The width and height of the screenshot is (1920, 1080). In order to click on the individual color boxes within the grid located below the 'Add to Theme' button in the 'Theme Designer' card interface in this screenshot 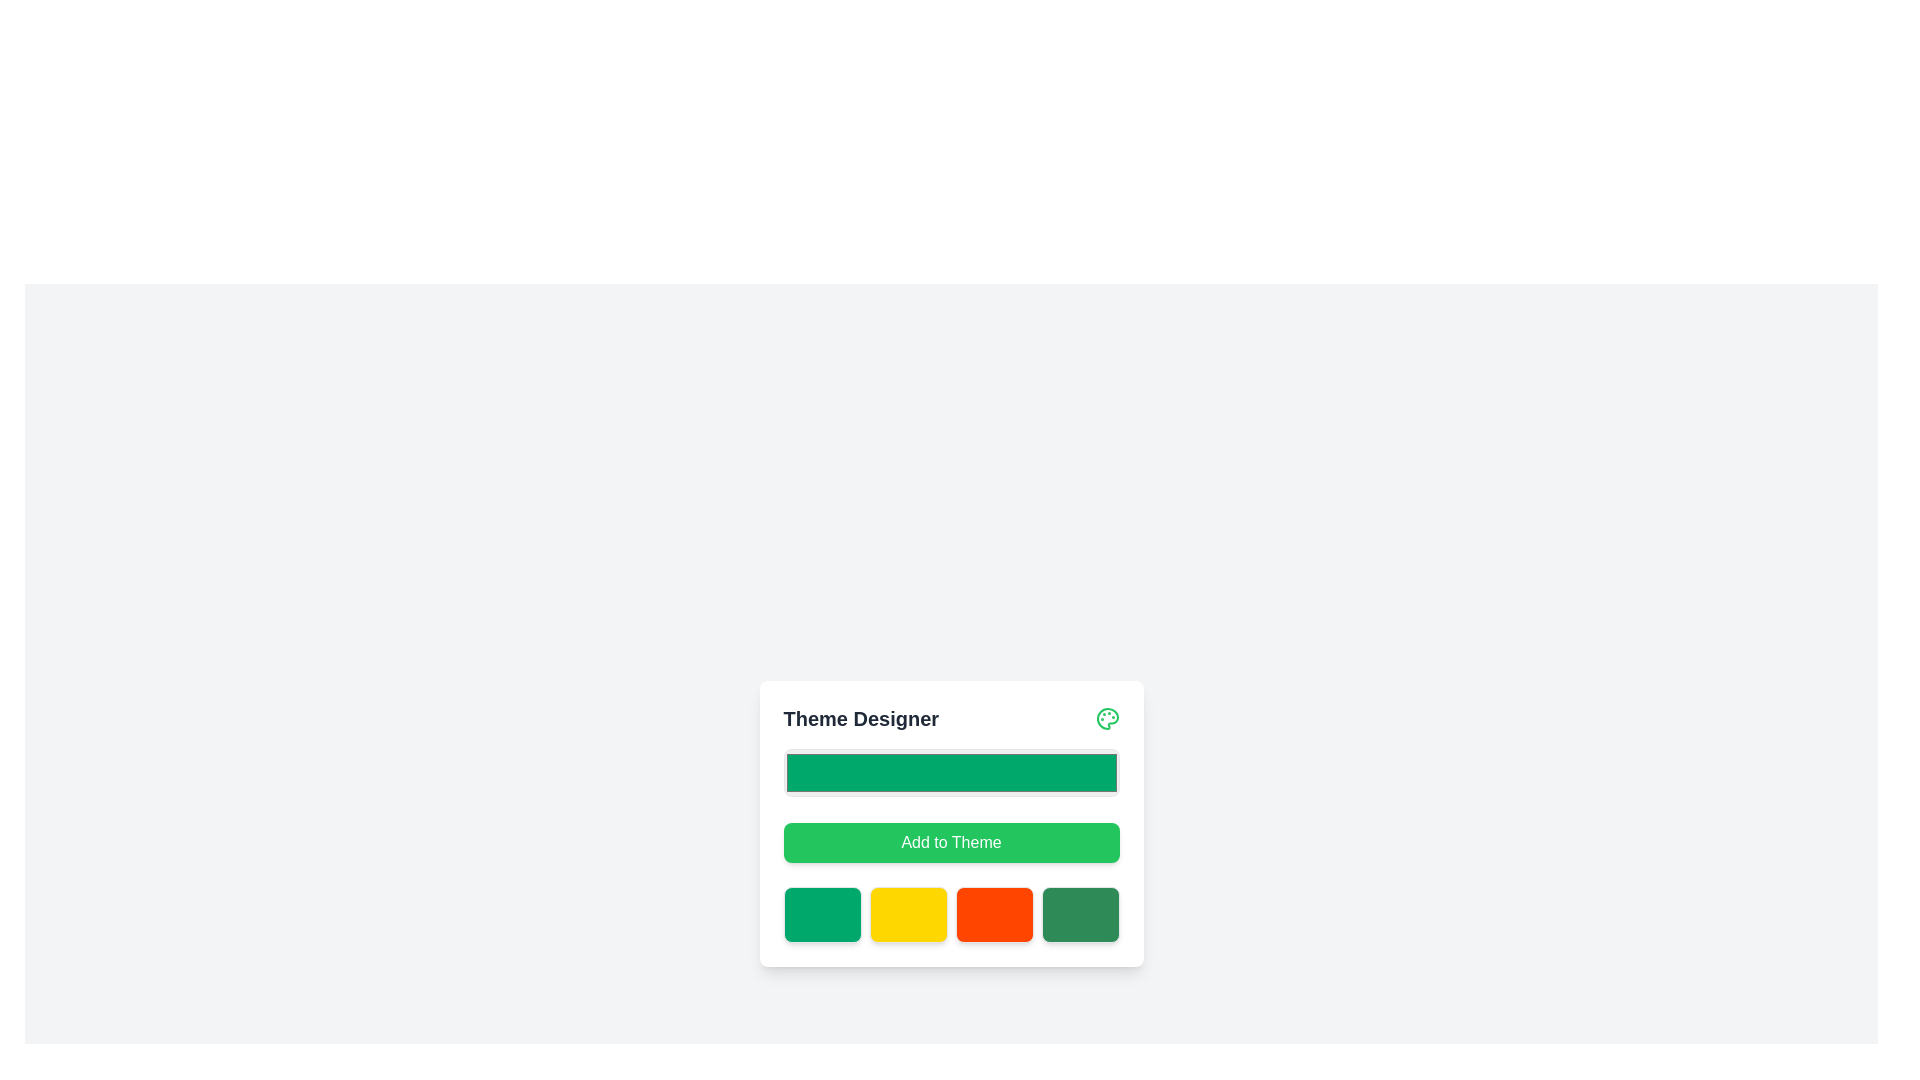, I will do `click(950, 914)`.